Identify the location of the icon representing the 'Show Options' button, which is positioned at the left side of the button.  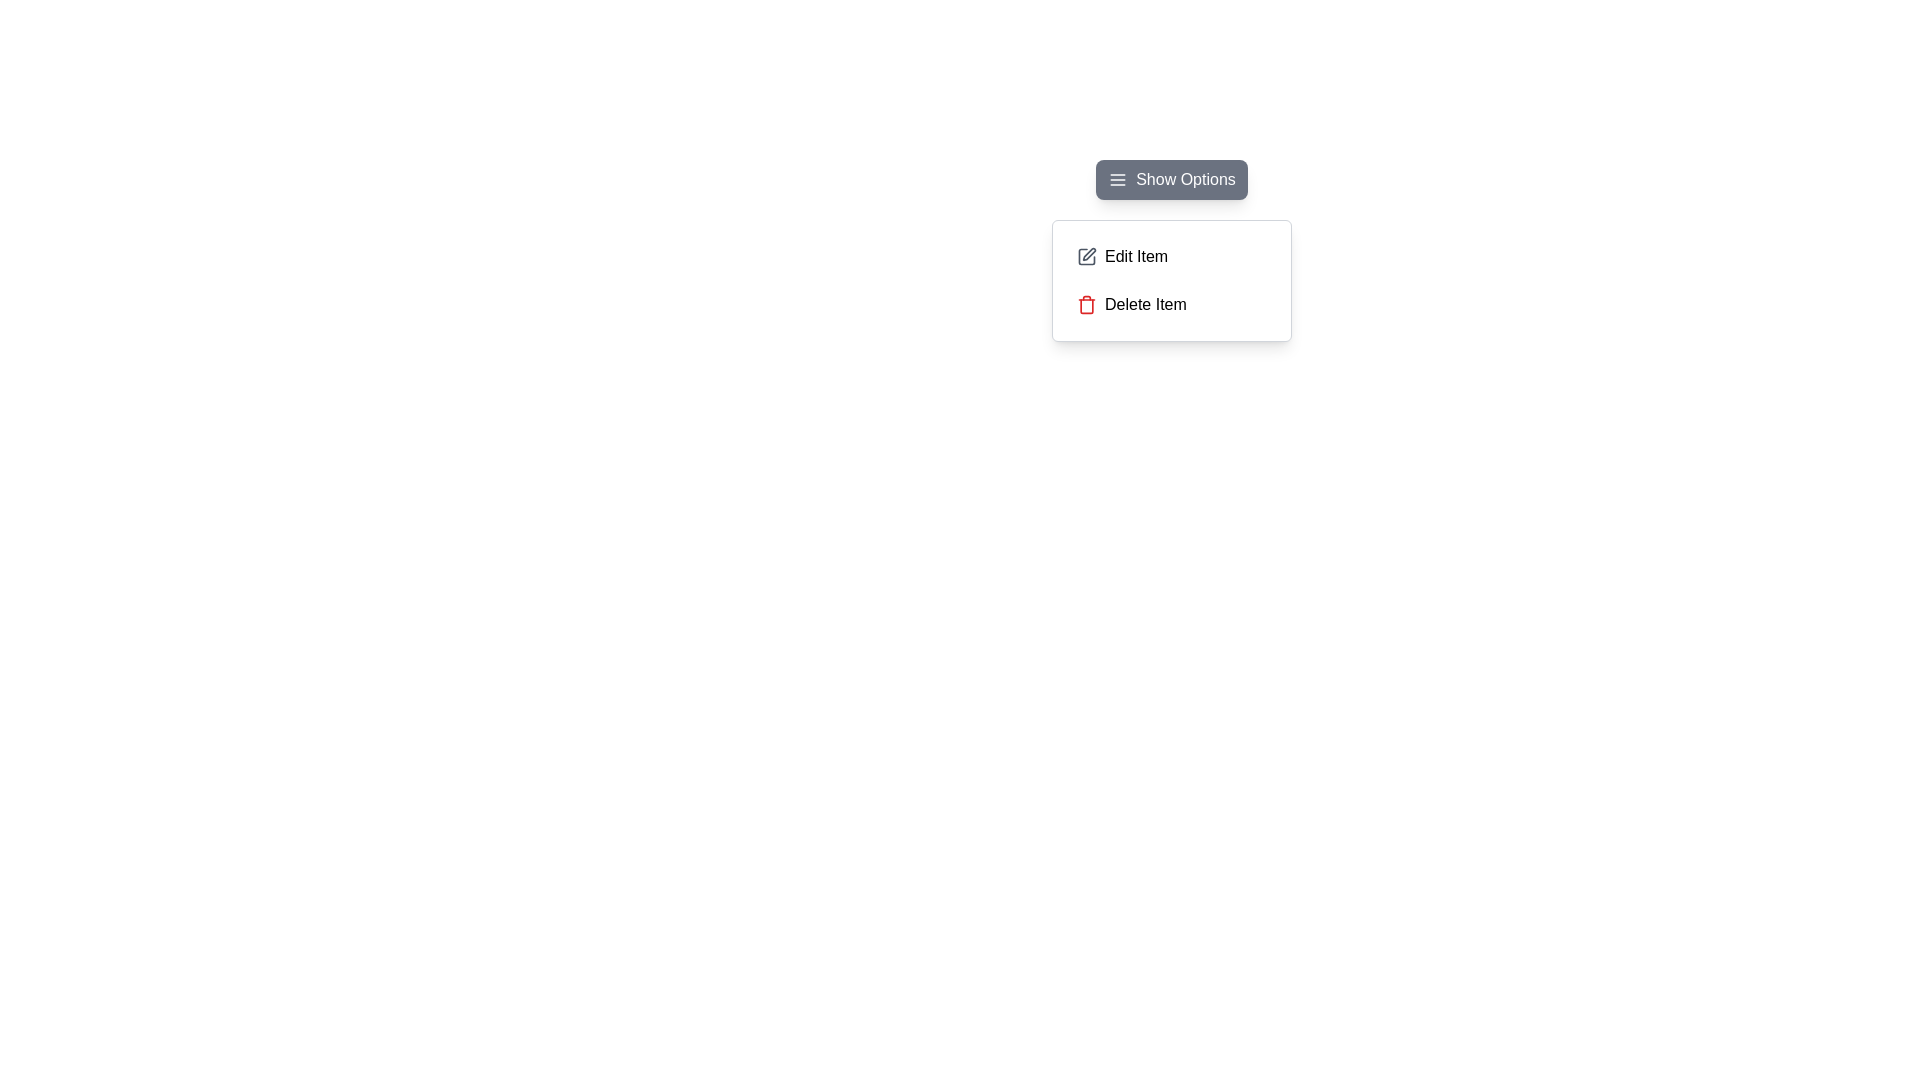
(1117, 180).